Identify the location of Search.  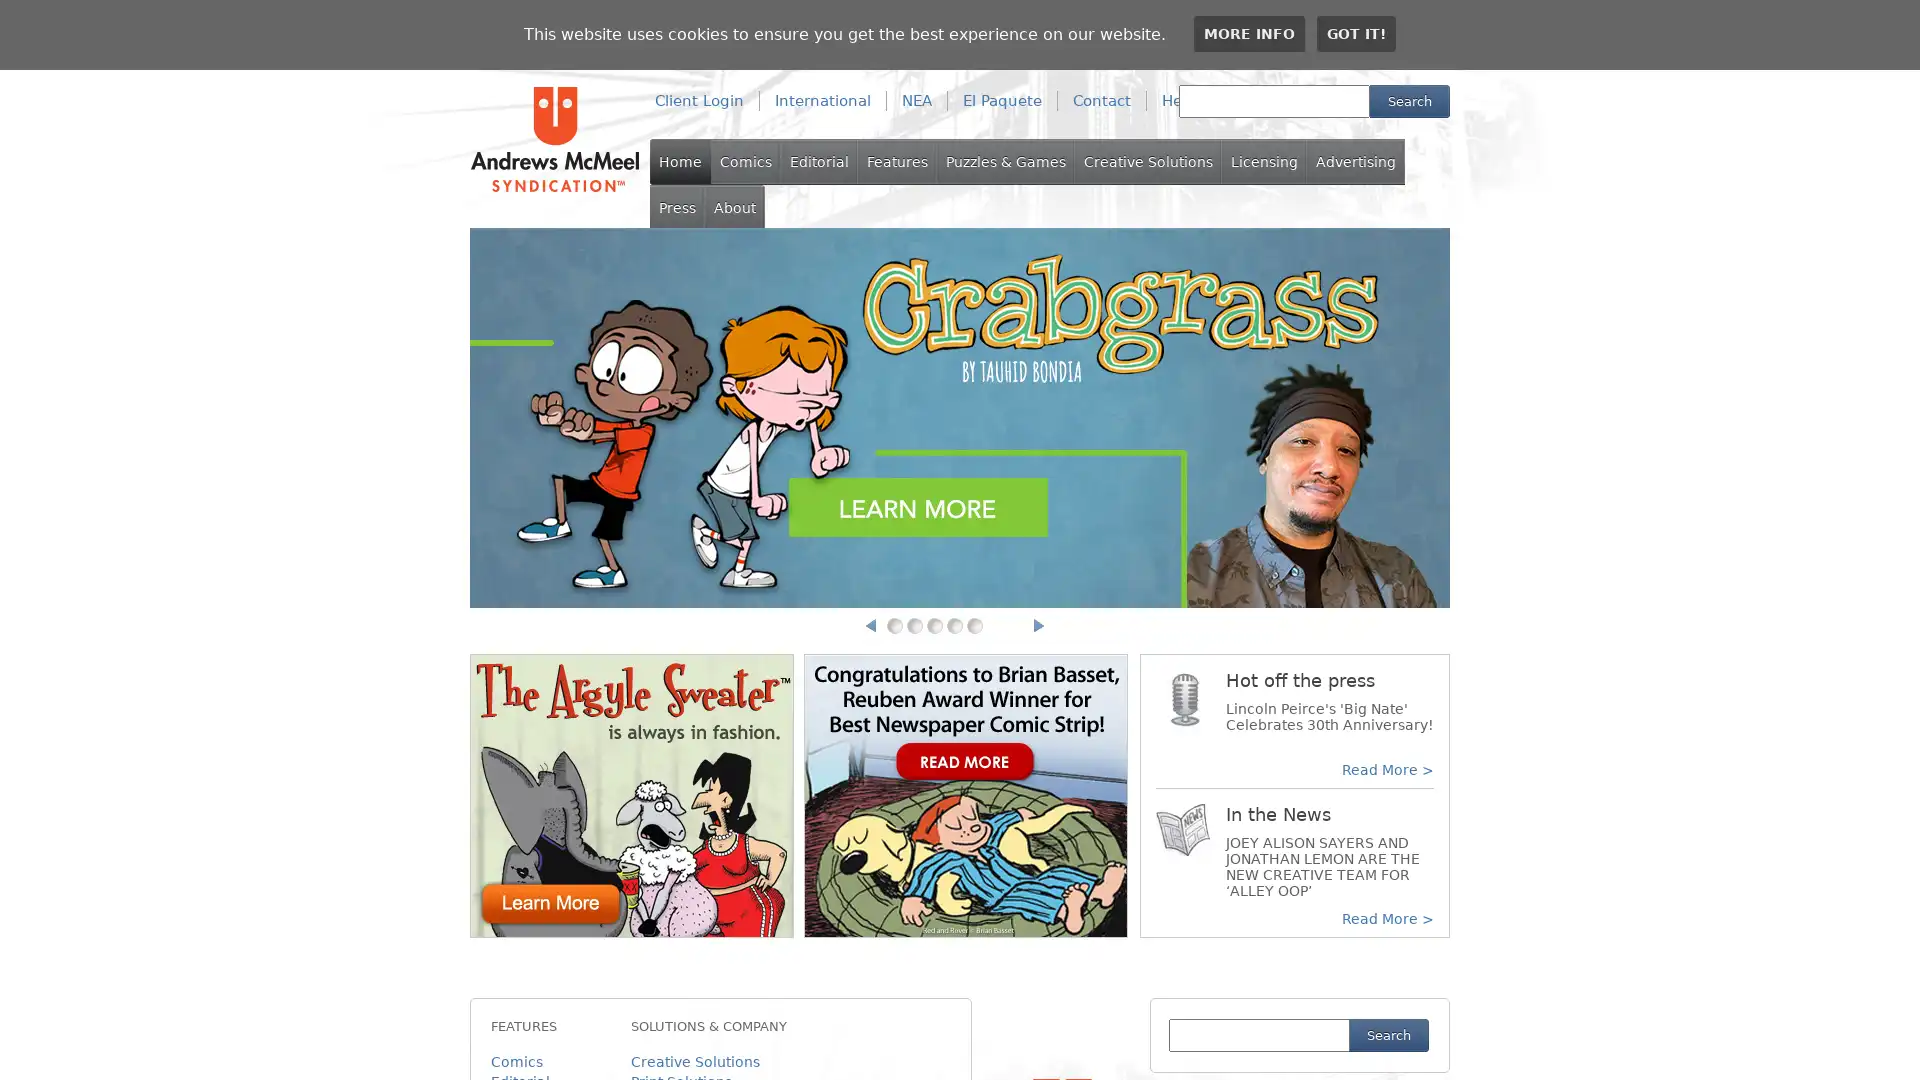
(1409, 101).